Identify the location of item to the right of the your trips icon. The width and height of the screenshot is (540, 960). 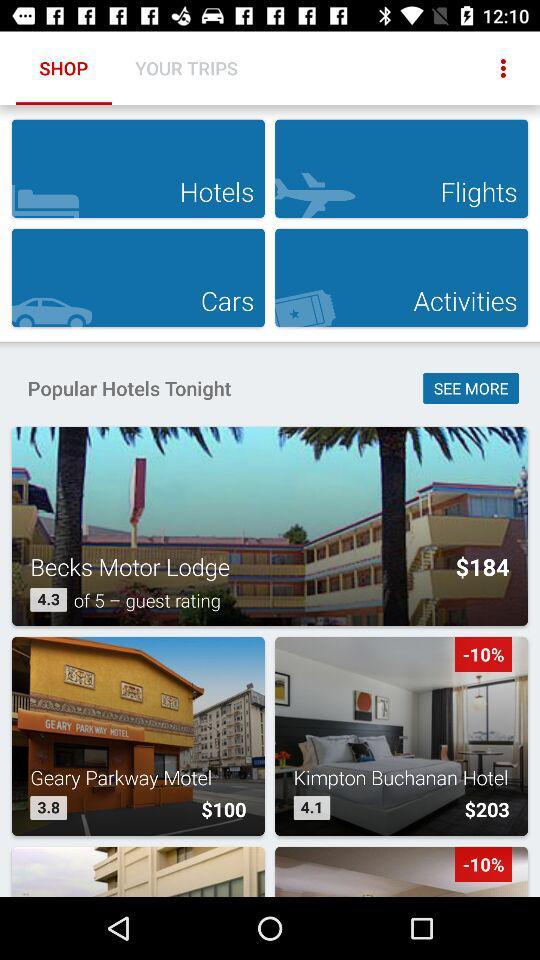
(502, 68).